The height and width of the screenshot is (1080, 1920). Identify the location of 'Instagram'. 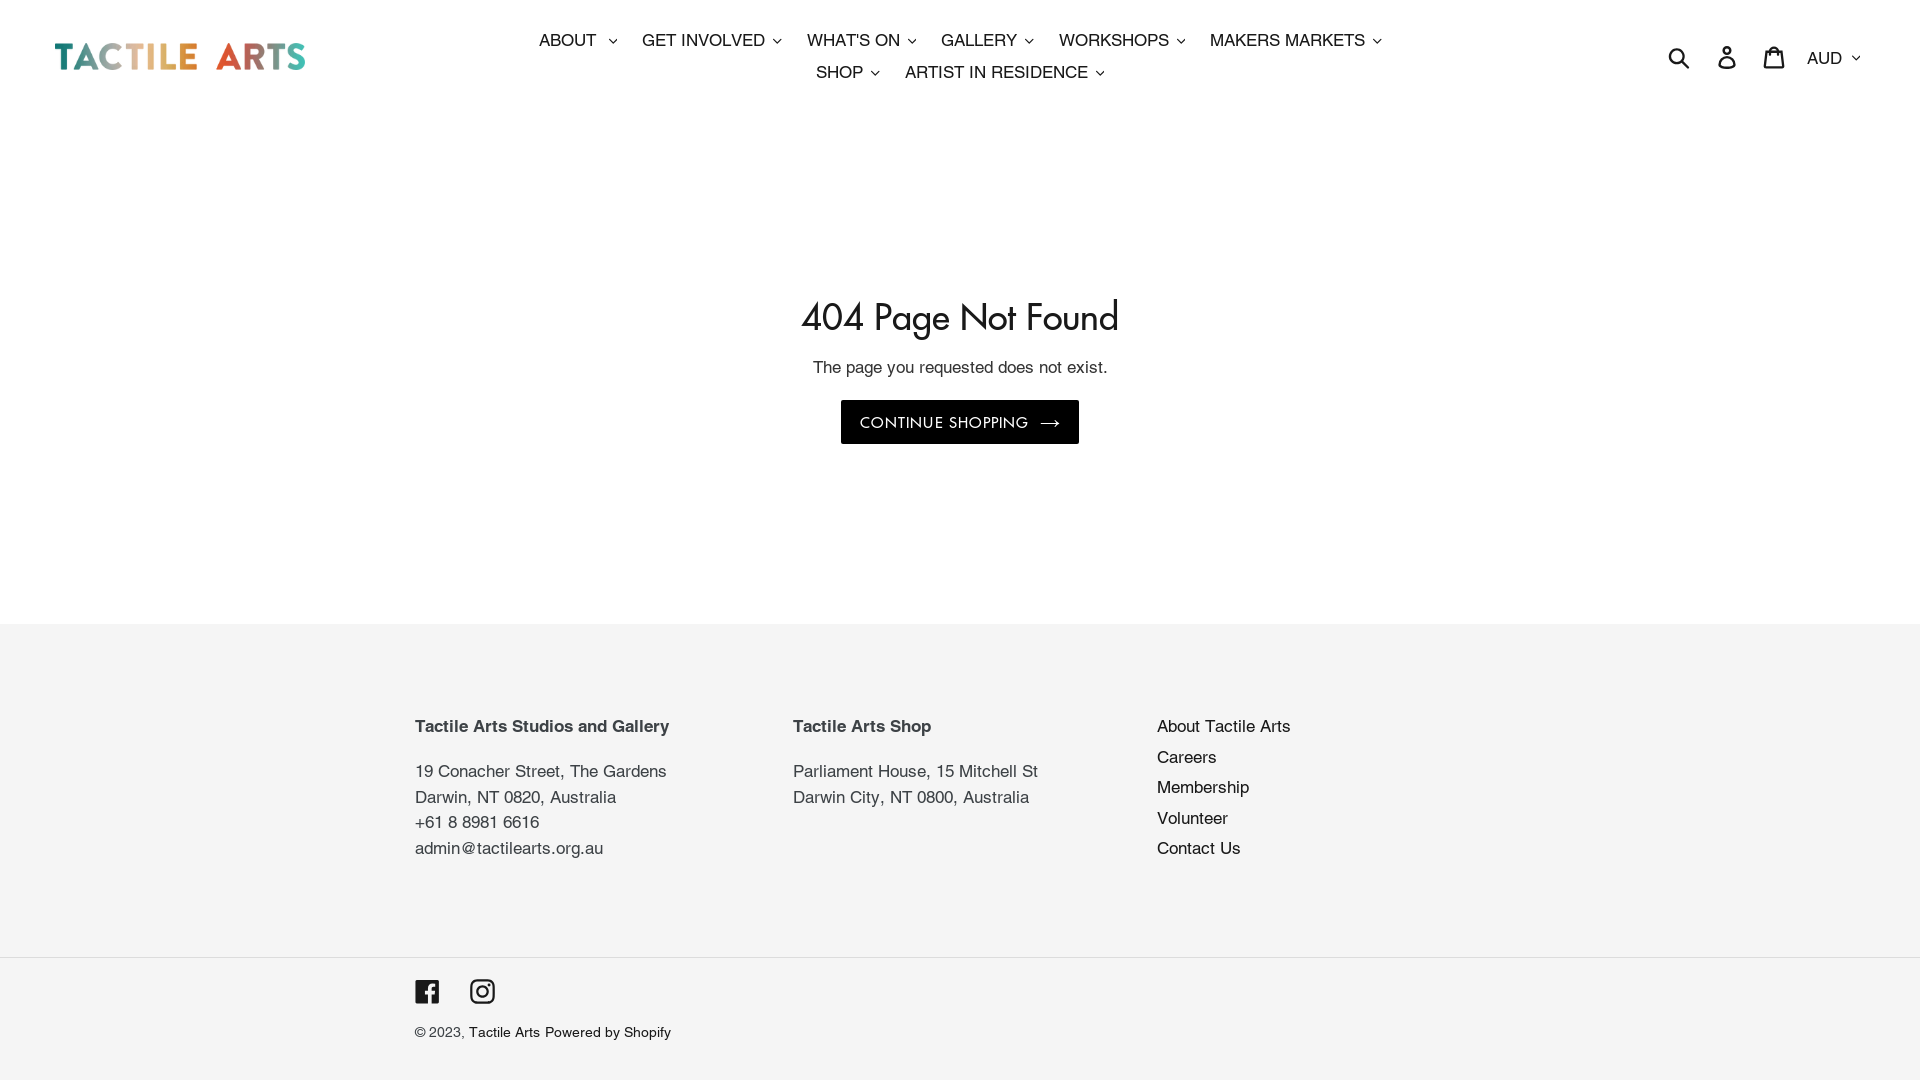
(482, 991).